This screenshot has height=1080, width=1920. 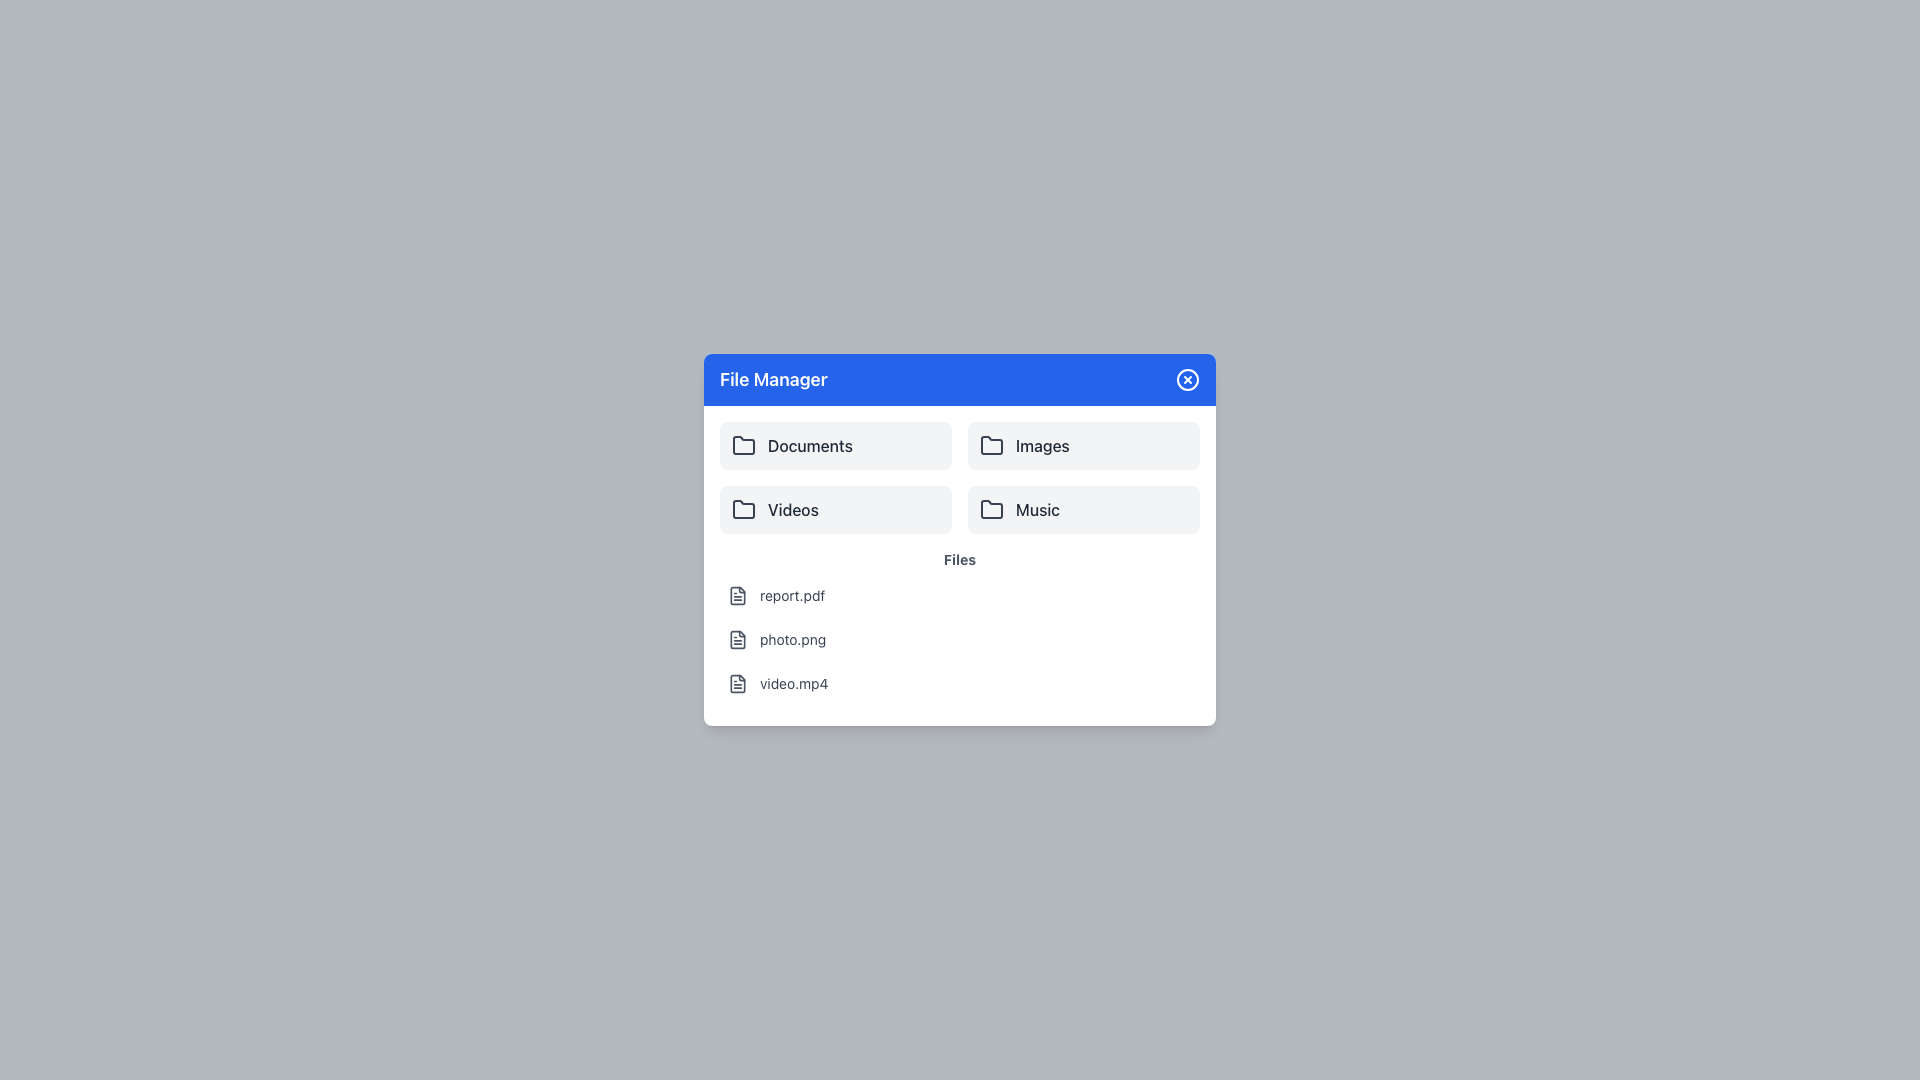 I want to click on the 'File Manager' text label, which is displayed in bold white font on a blue background bar at the top of a card-like interface, so click(x=772, y=380).